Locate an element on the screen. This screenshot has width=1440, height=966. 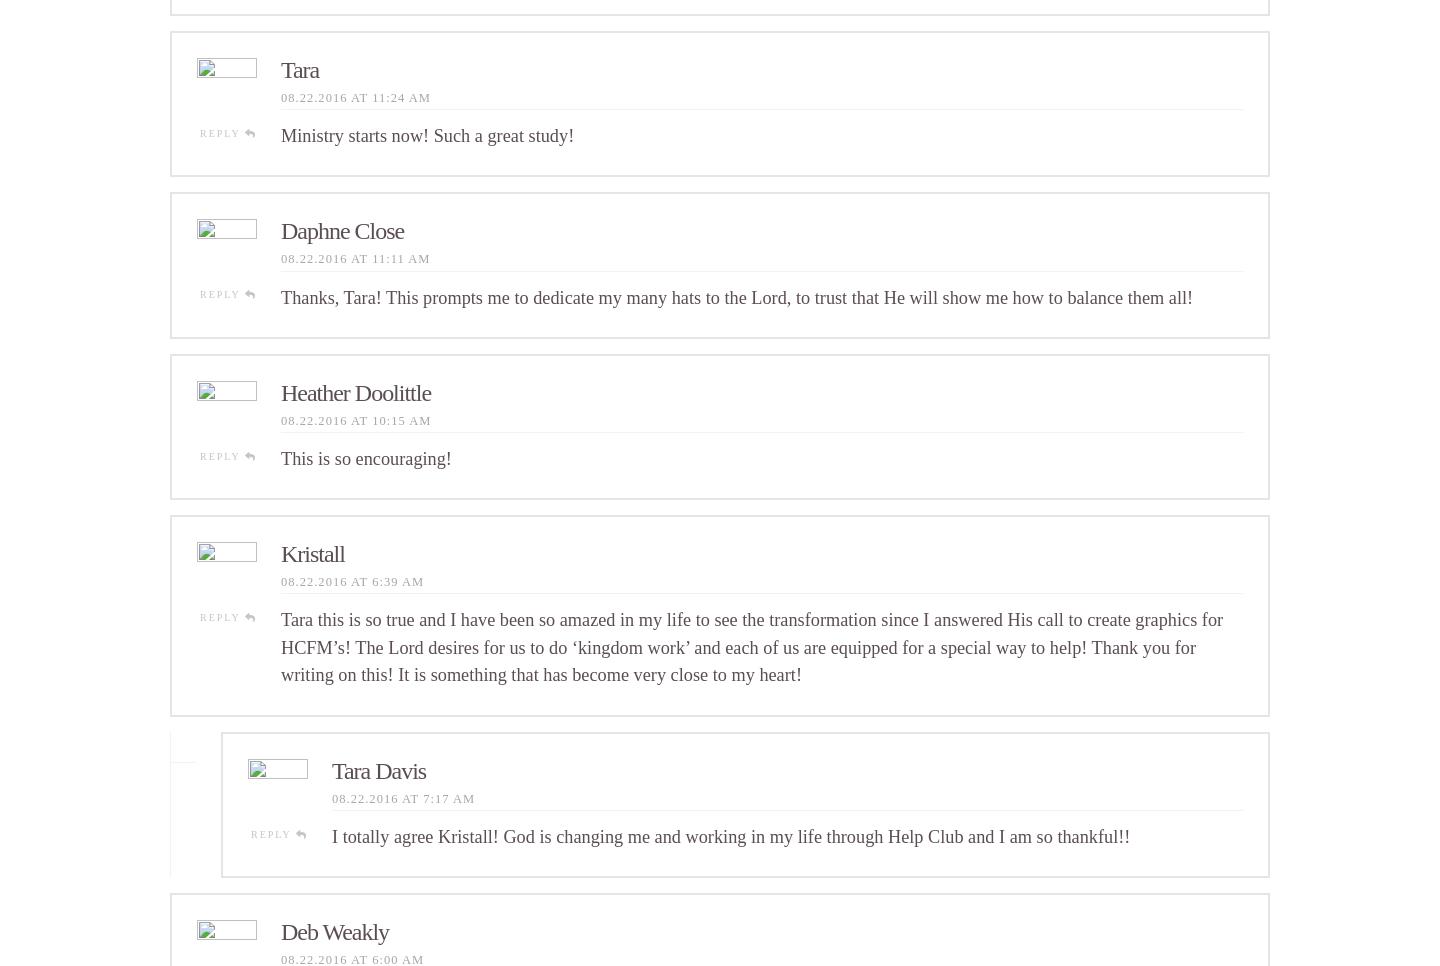
'08.22.2016 at 10:15 am' is located at coordinates (279, 419).